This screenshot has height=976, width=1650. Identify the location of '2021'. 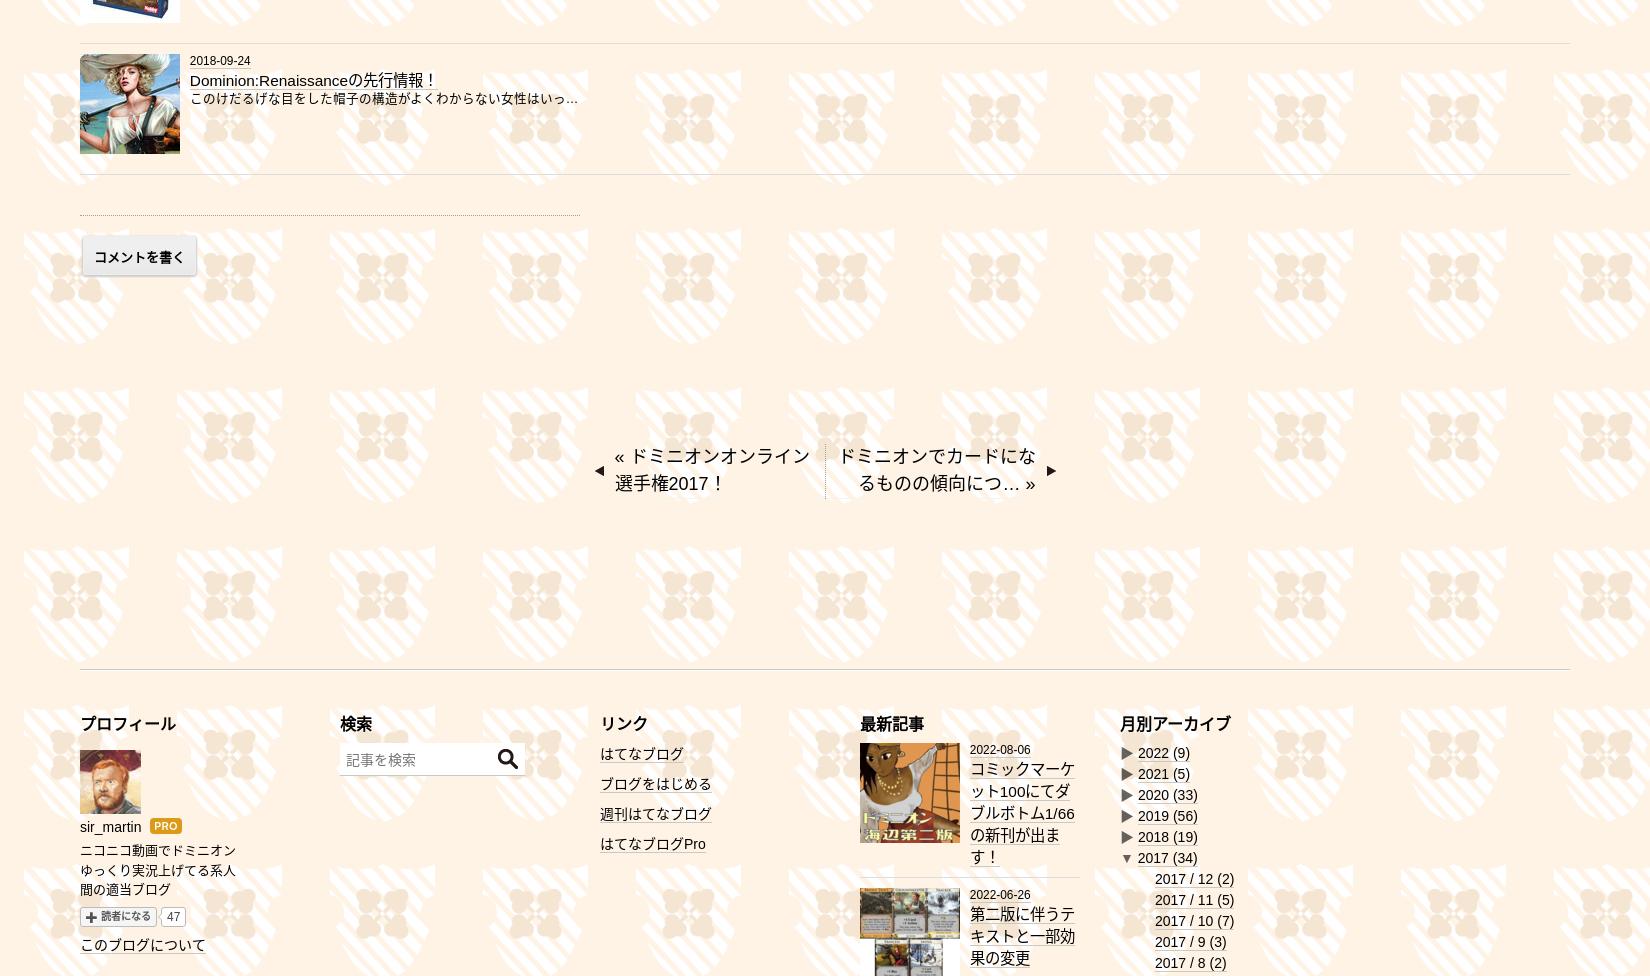
(1154, 773).